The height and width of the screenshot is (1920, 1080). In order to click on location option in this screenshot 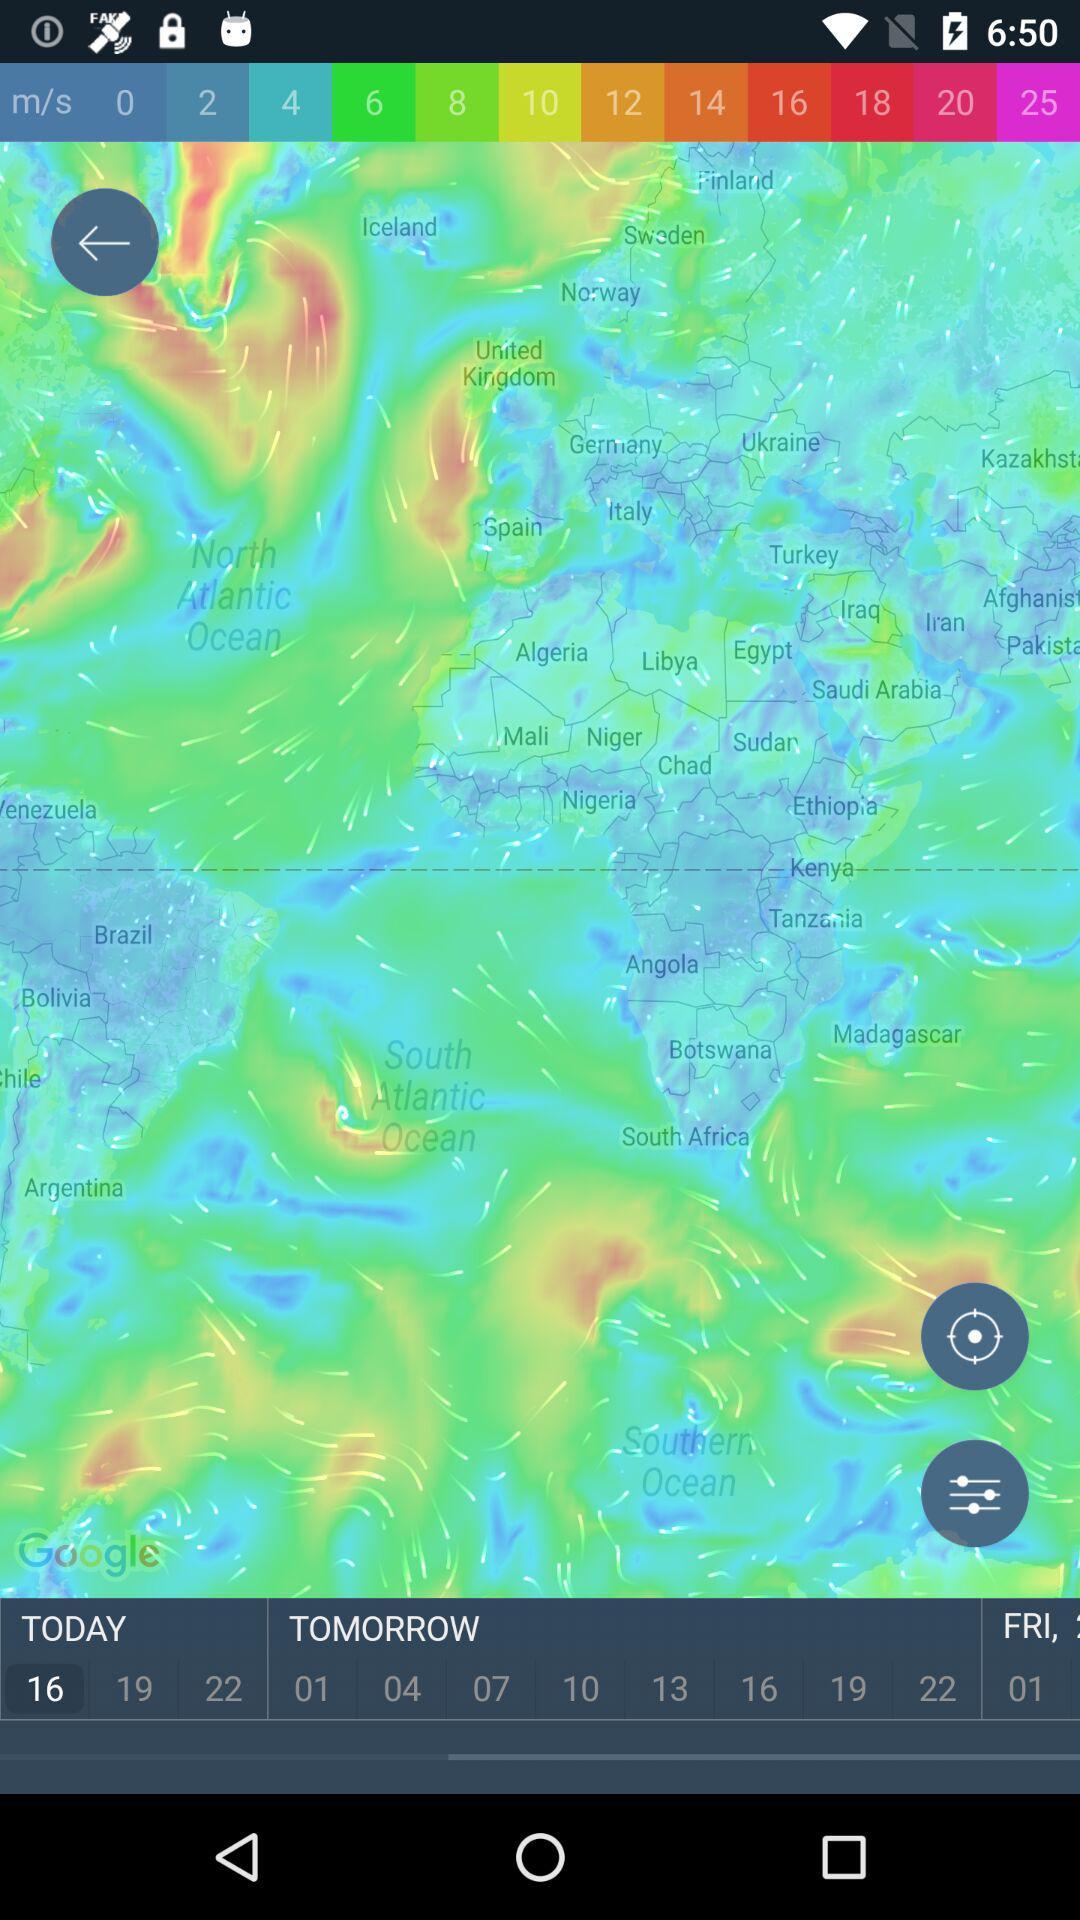, I will do `click(974, 1340)`.